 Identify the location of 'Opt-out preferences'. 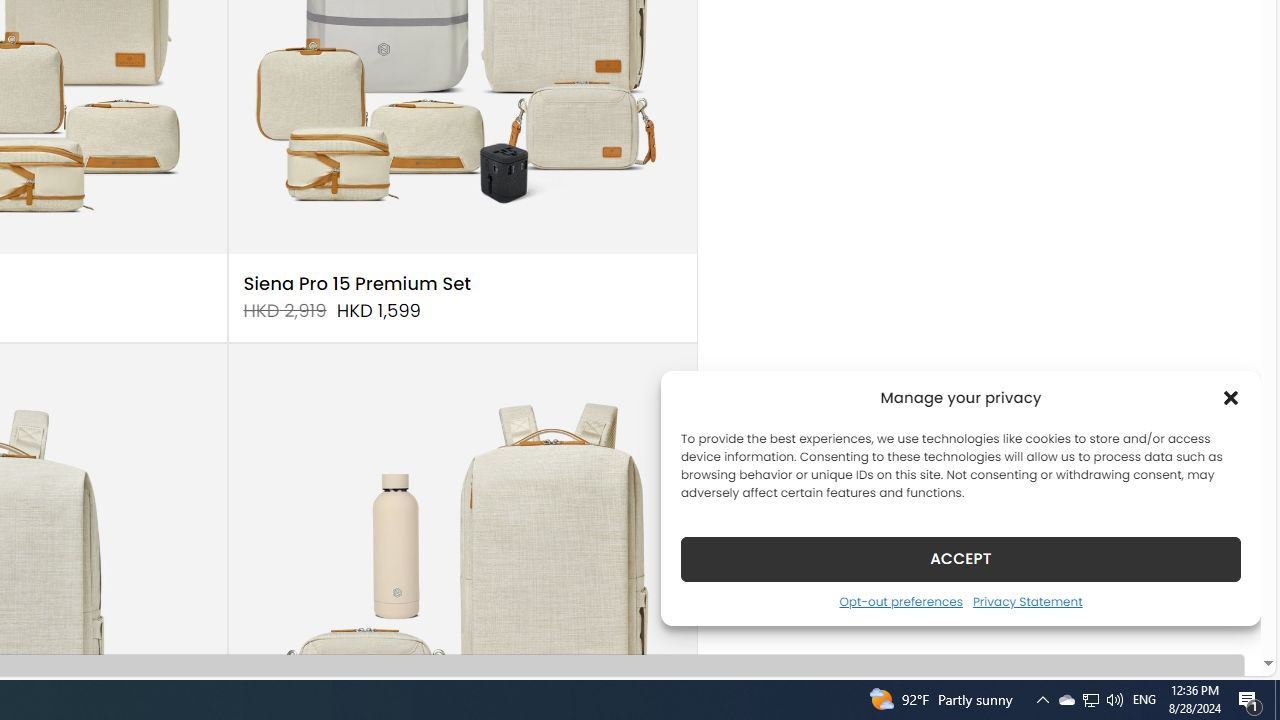
(899, 600).